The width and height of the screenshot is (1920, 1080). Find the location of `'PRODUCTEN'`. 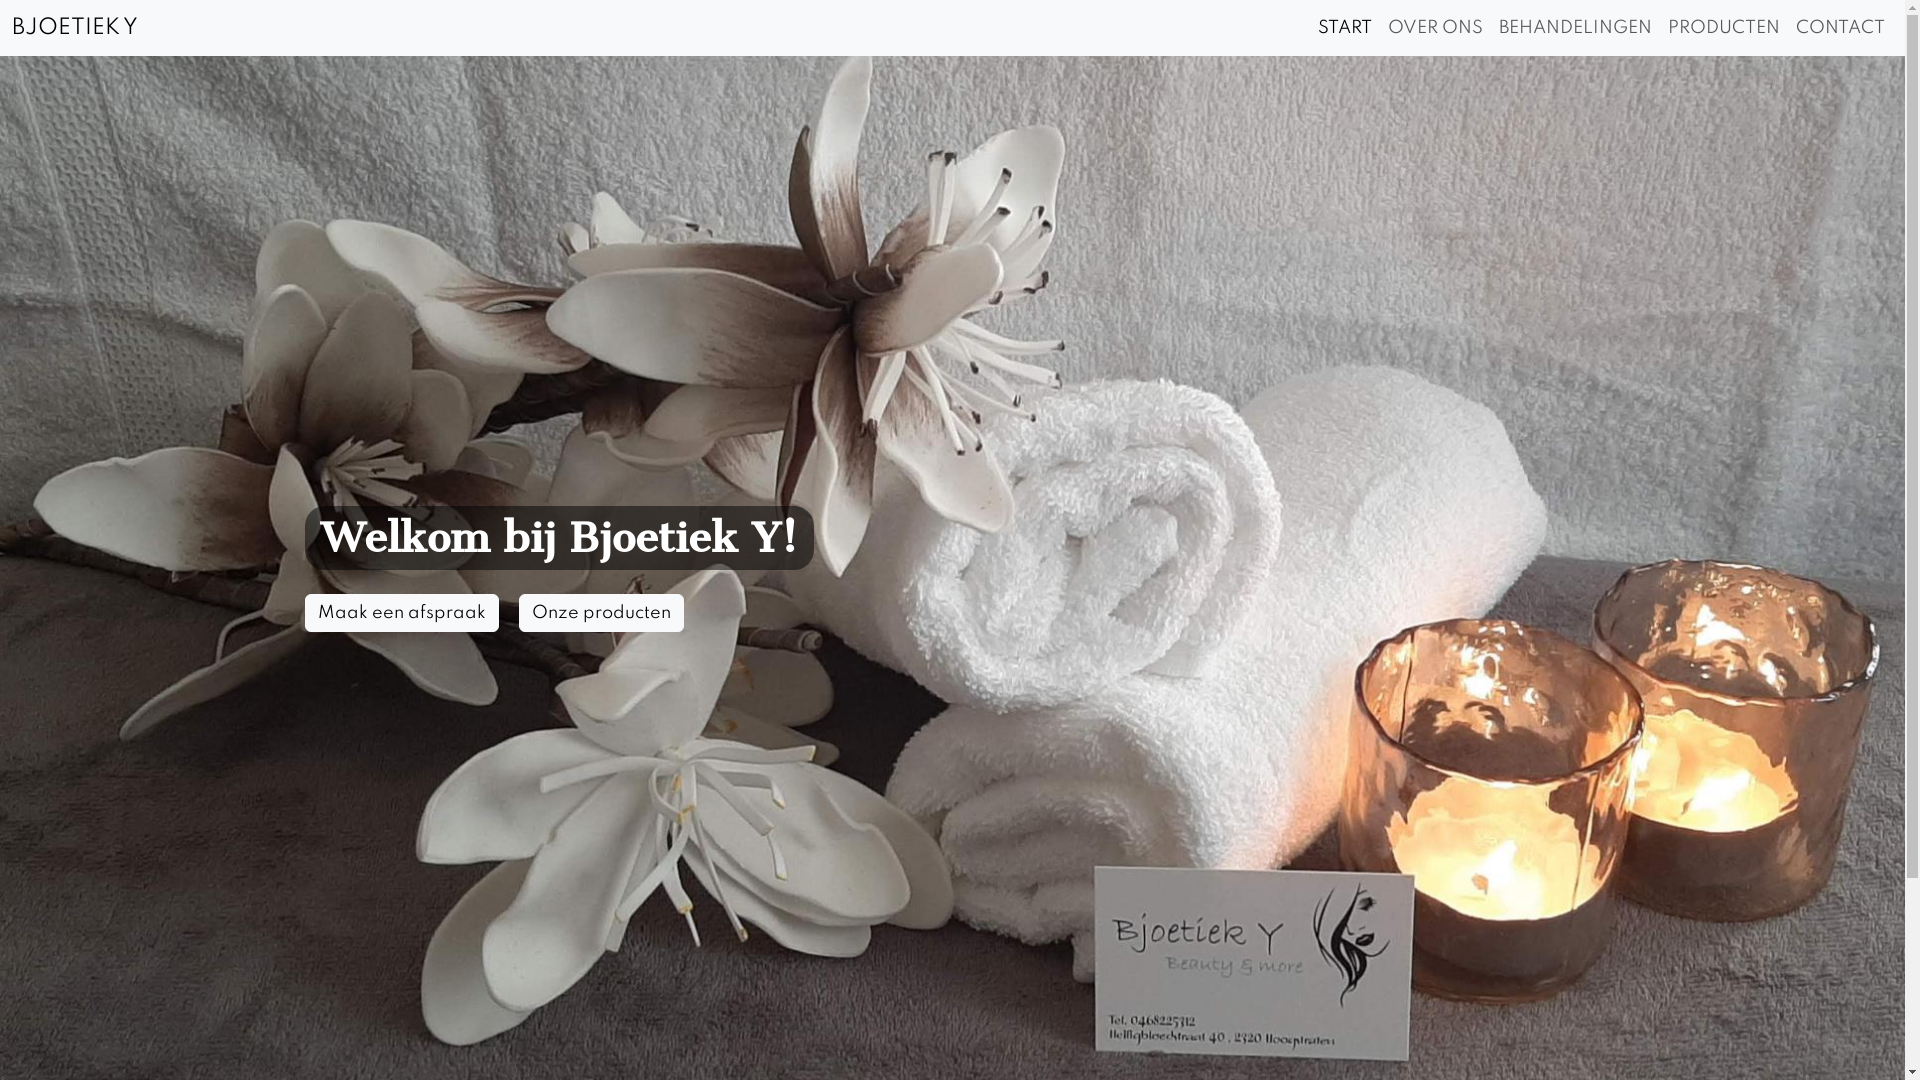

'PRODUCTEN' is located at coordinates (1722, 27).